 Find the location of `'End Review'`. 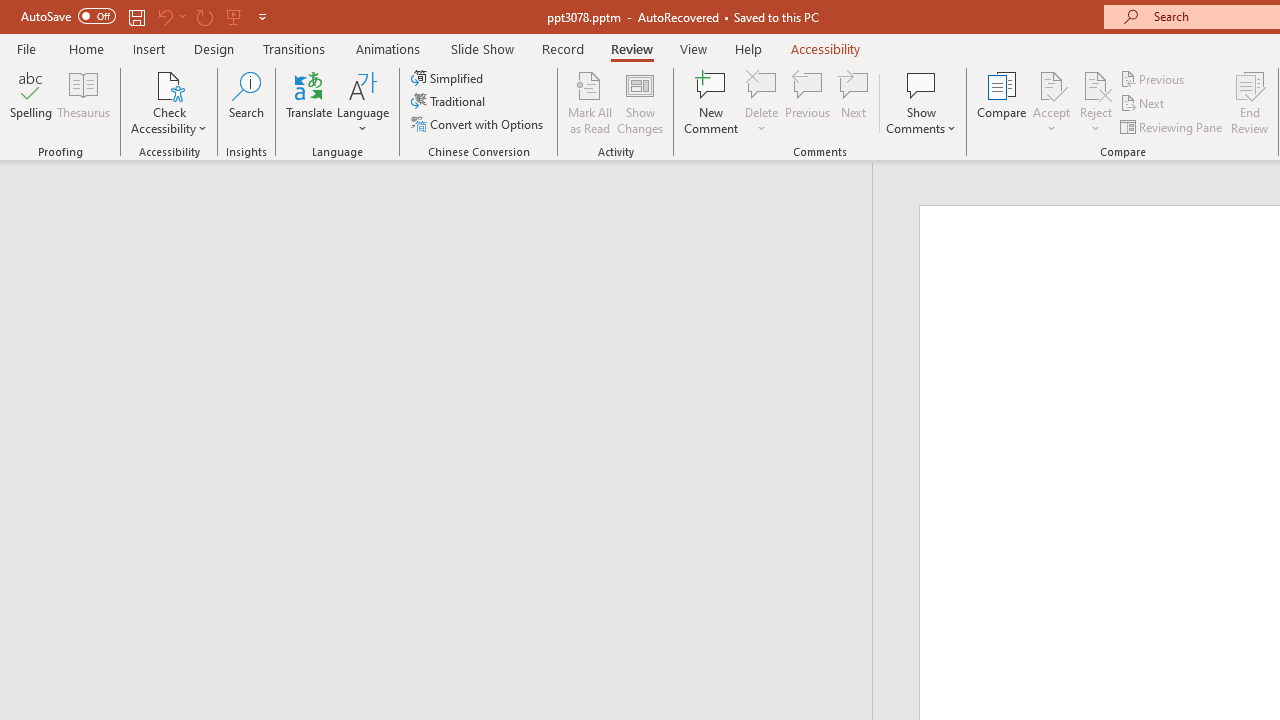

'End Review' is located at coordinates (1248, 103).